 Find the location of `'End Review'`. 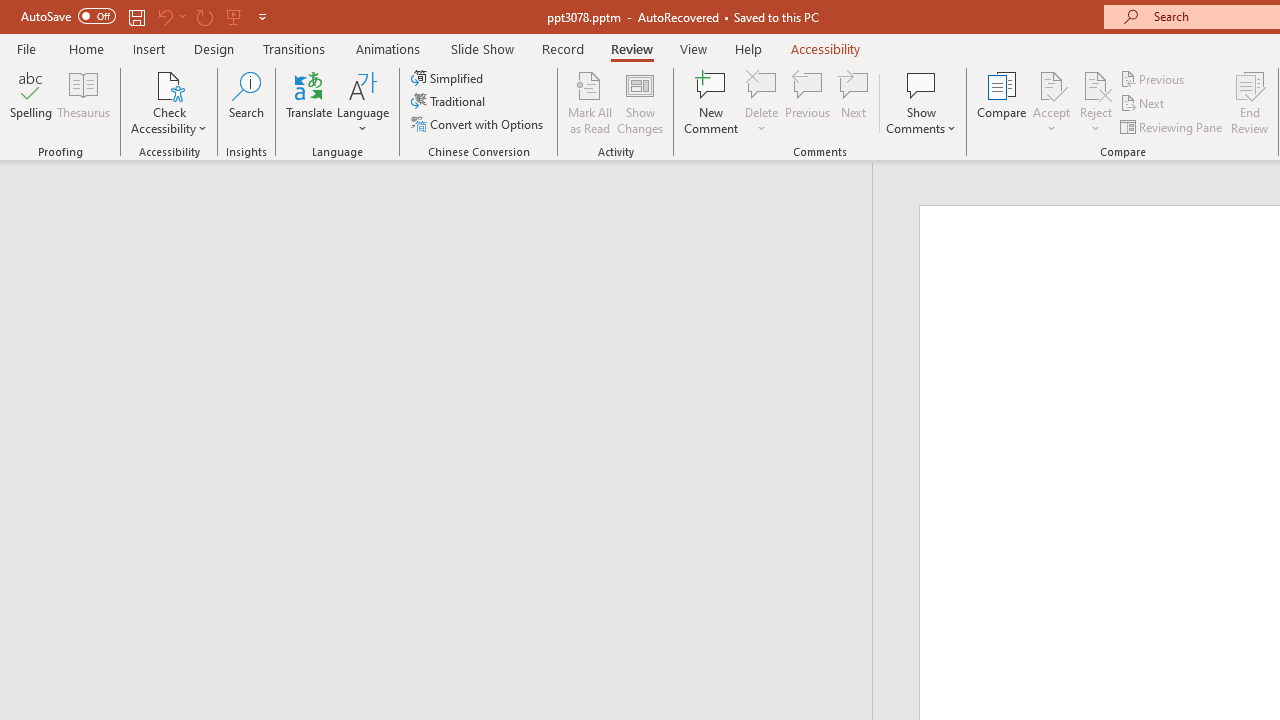

'End Review' is located at coordinates (1248, 103).